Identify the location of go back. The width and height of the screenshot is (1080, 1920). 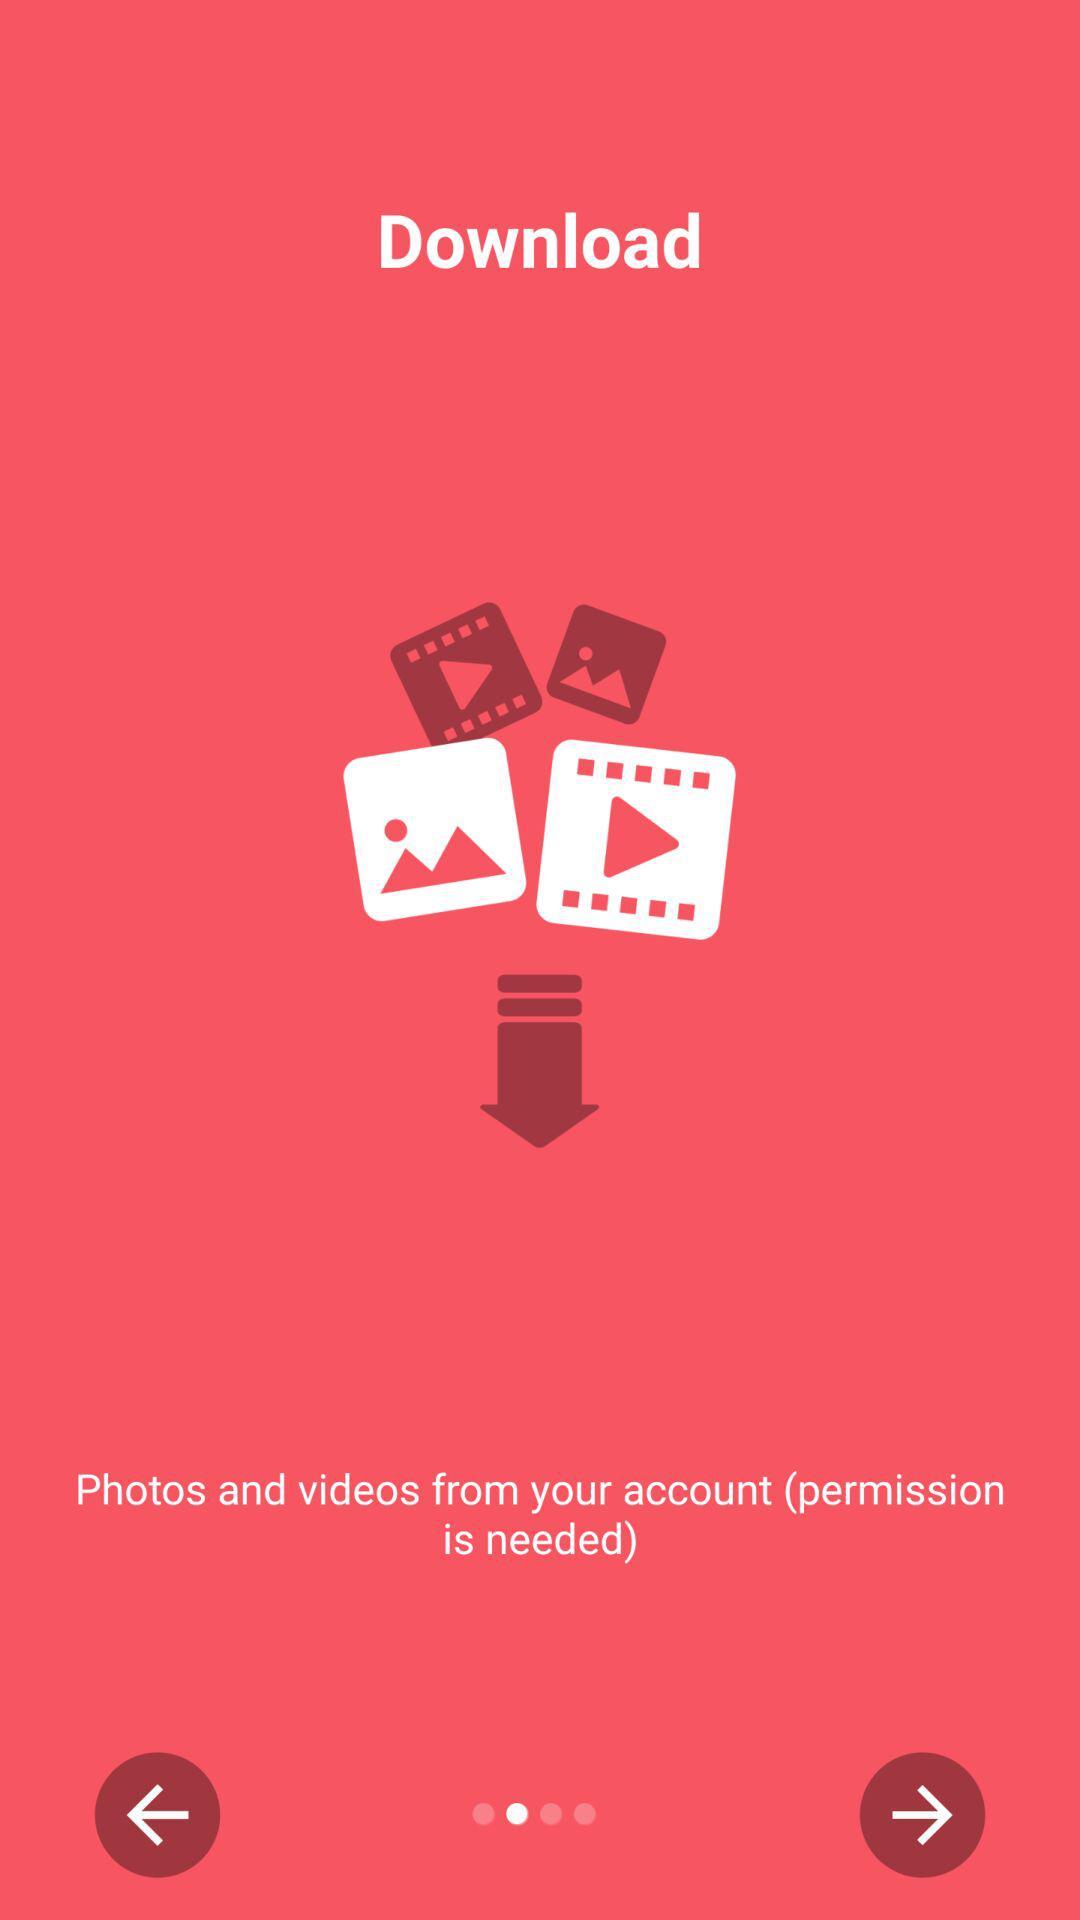
(156, 1814).